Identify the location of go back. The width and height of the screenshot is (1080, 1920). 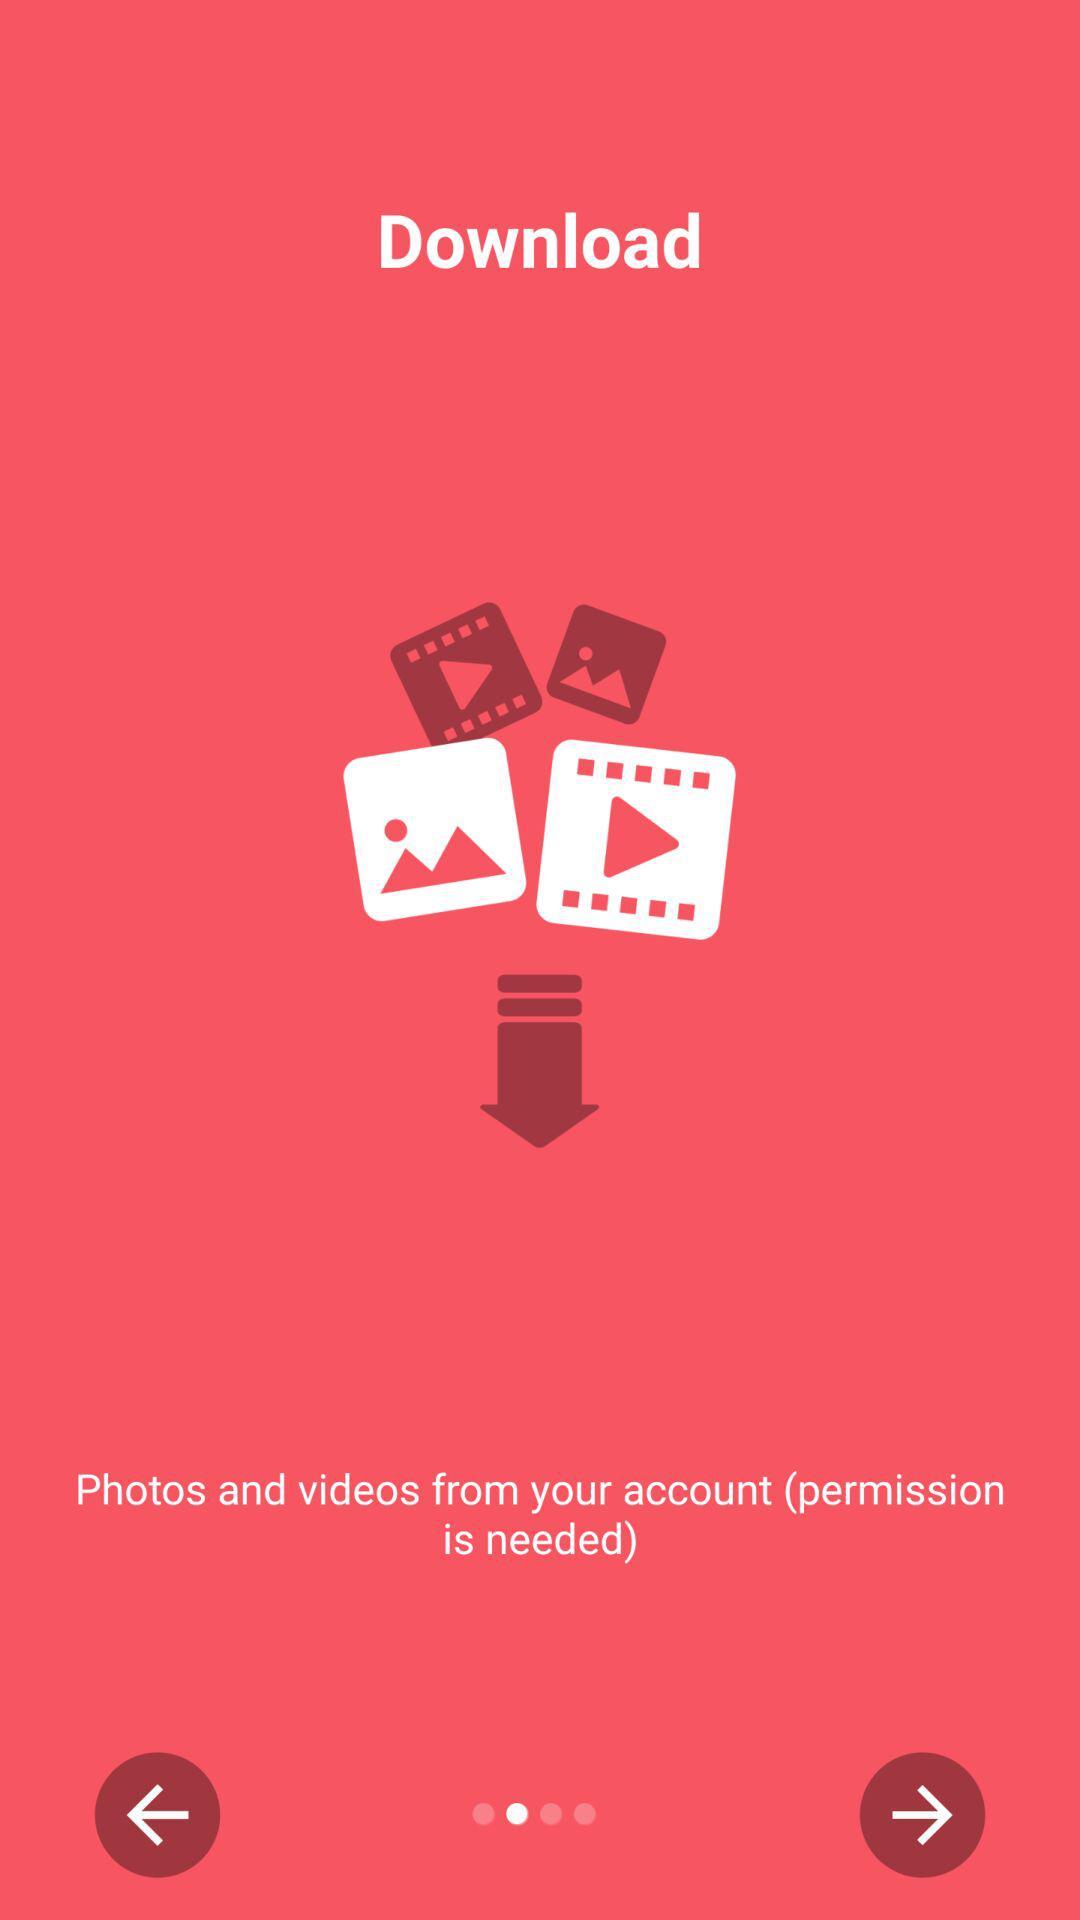
(156, 1814).